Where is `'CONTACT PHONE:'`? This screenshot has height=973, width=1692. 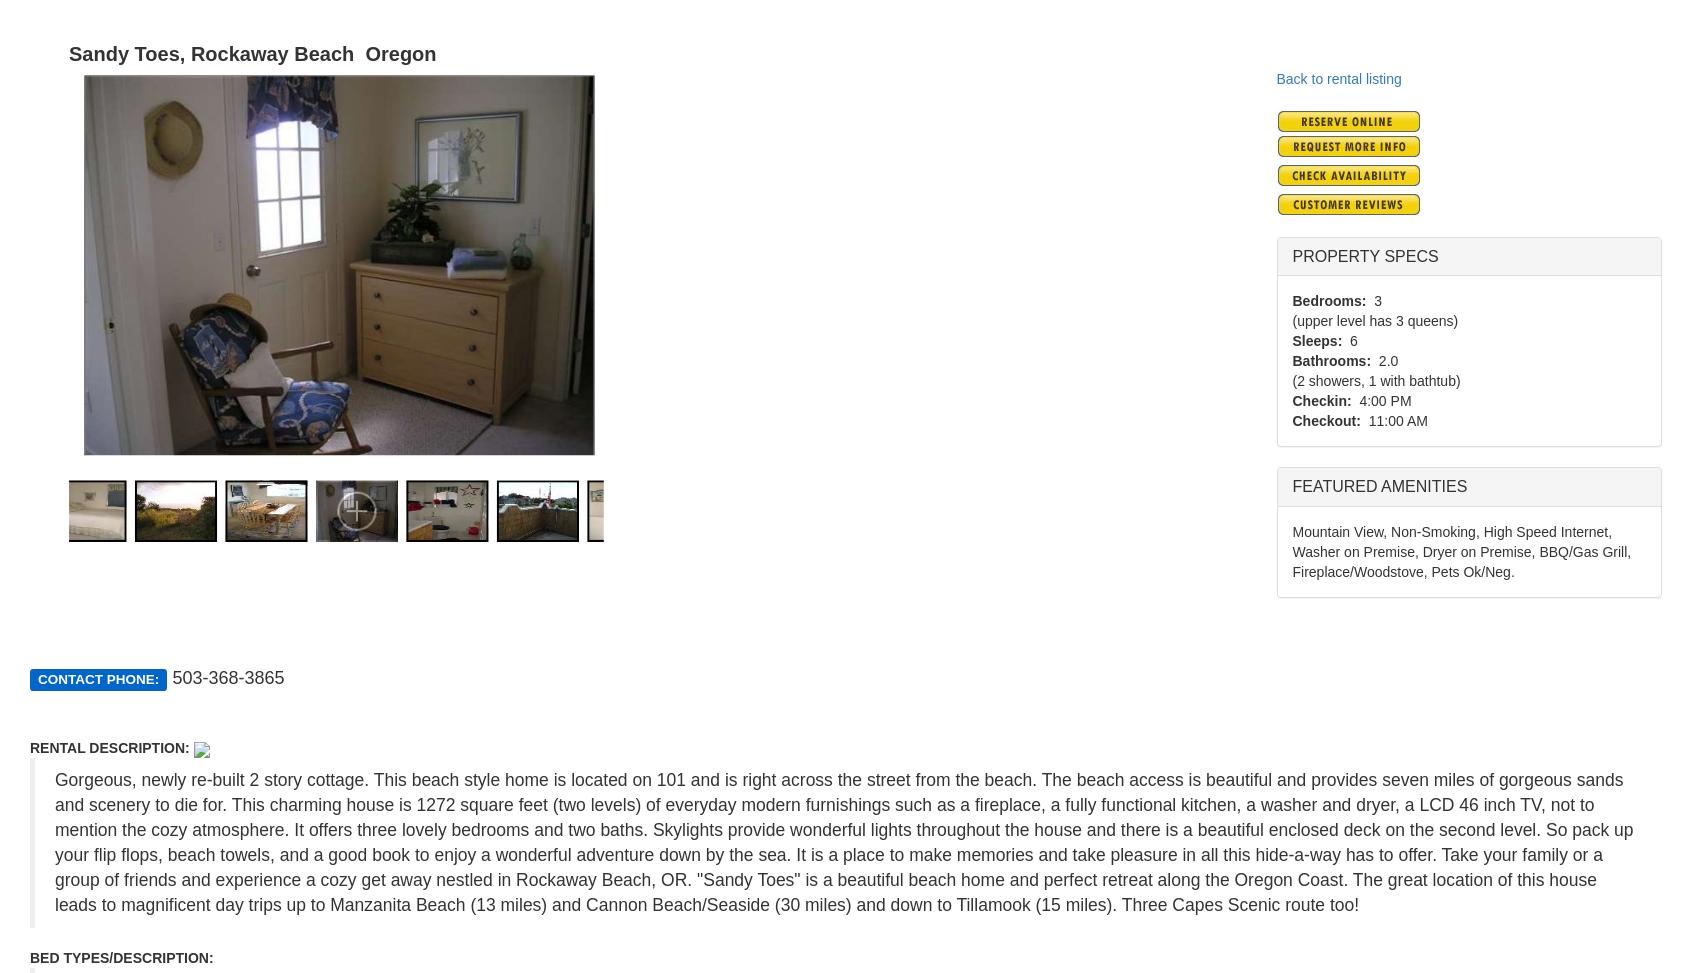
'CONTACT PHONE:' is located at coordinates (98, 677).